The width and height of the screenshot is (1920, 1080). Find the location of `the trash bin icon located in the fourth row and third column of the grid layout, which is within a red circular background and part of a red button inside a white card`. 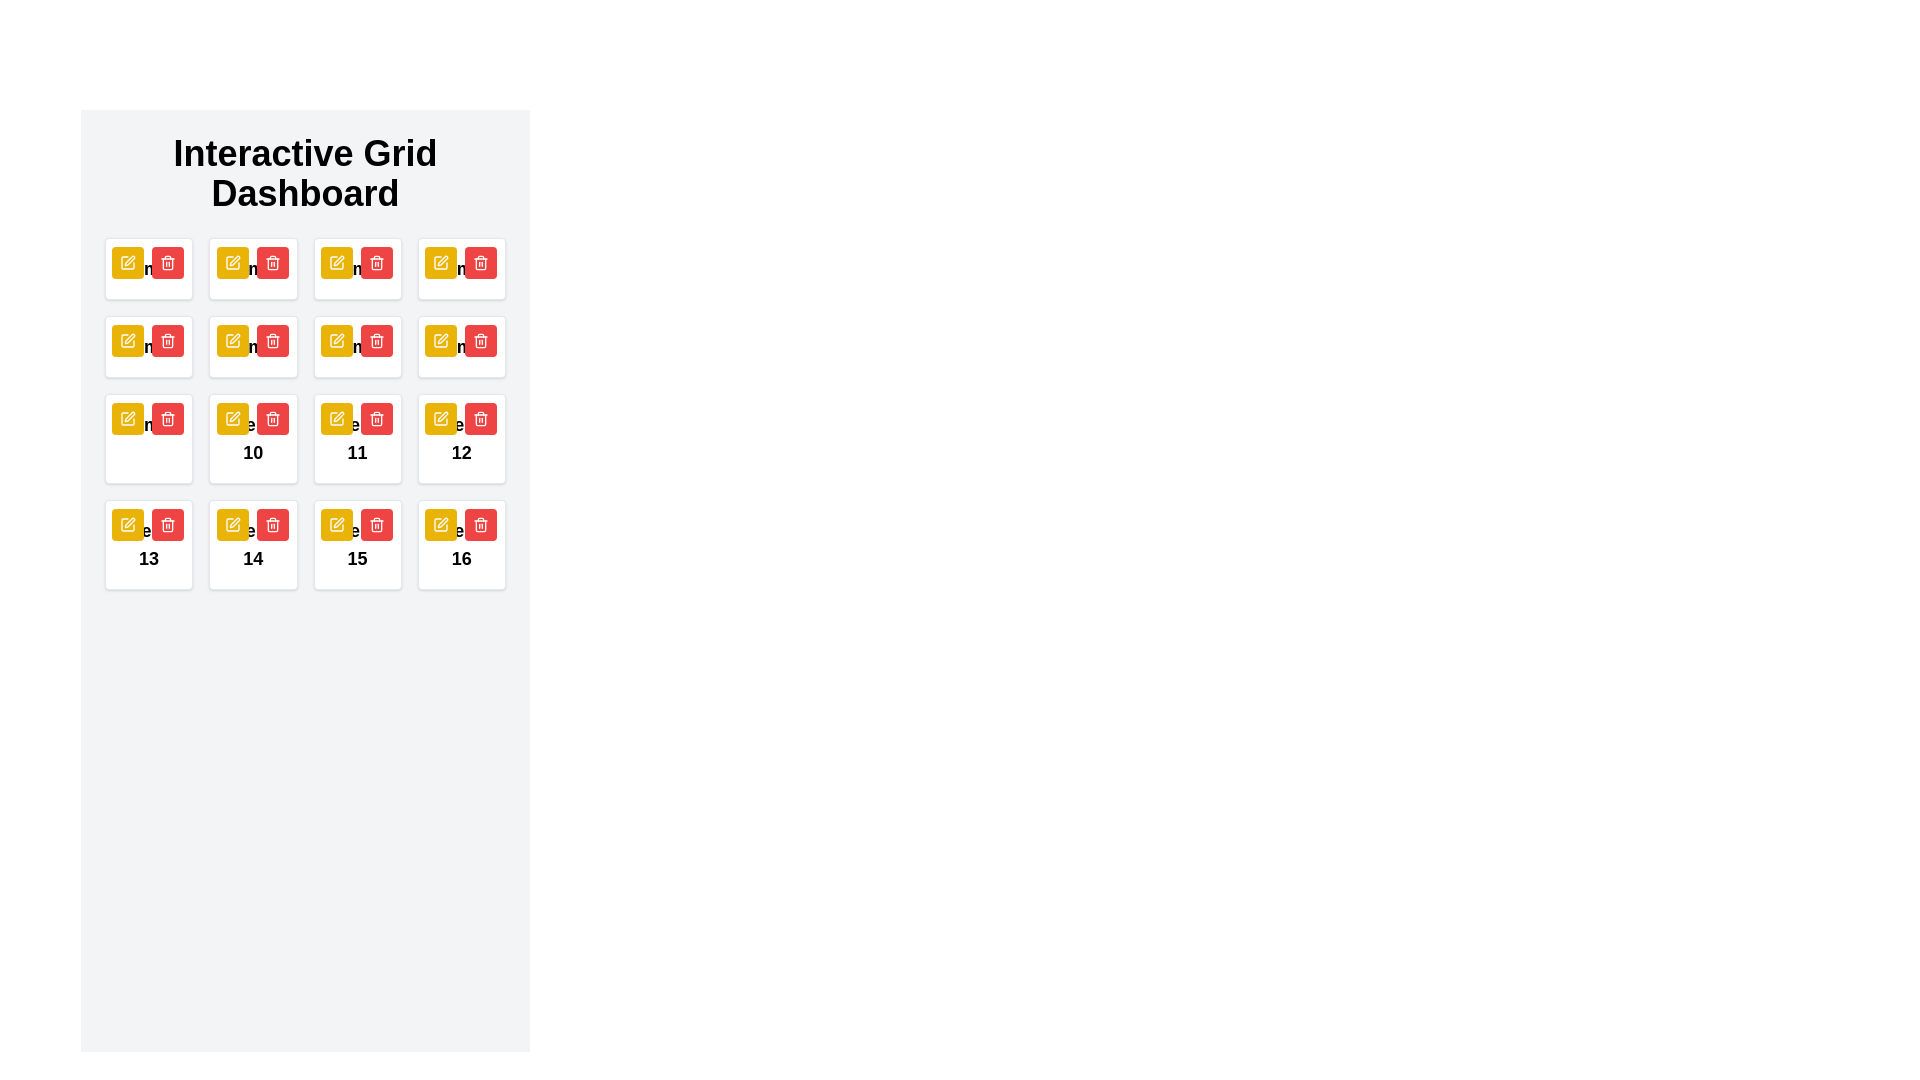

the trash bin icon located in the fourth row and third column of the grid layout, which is within a red circular background and part of a red button inside a white card is located at coordinates (376, 418).